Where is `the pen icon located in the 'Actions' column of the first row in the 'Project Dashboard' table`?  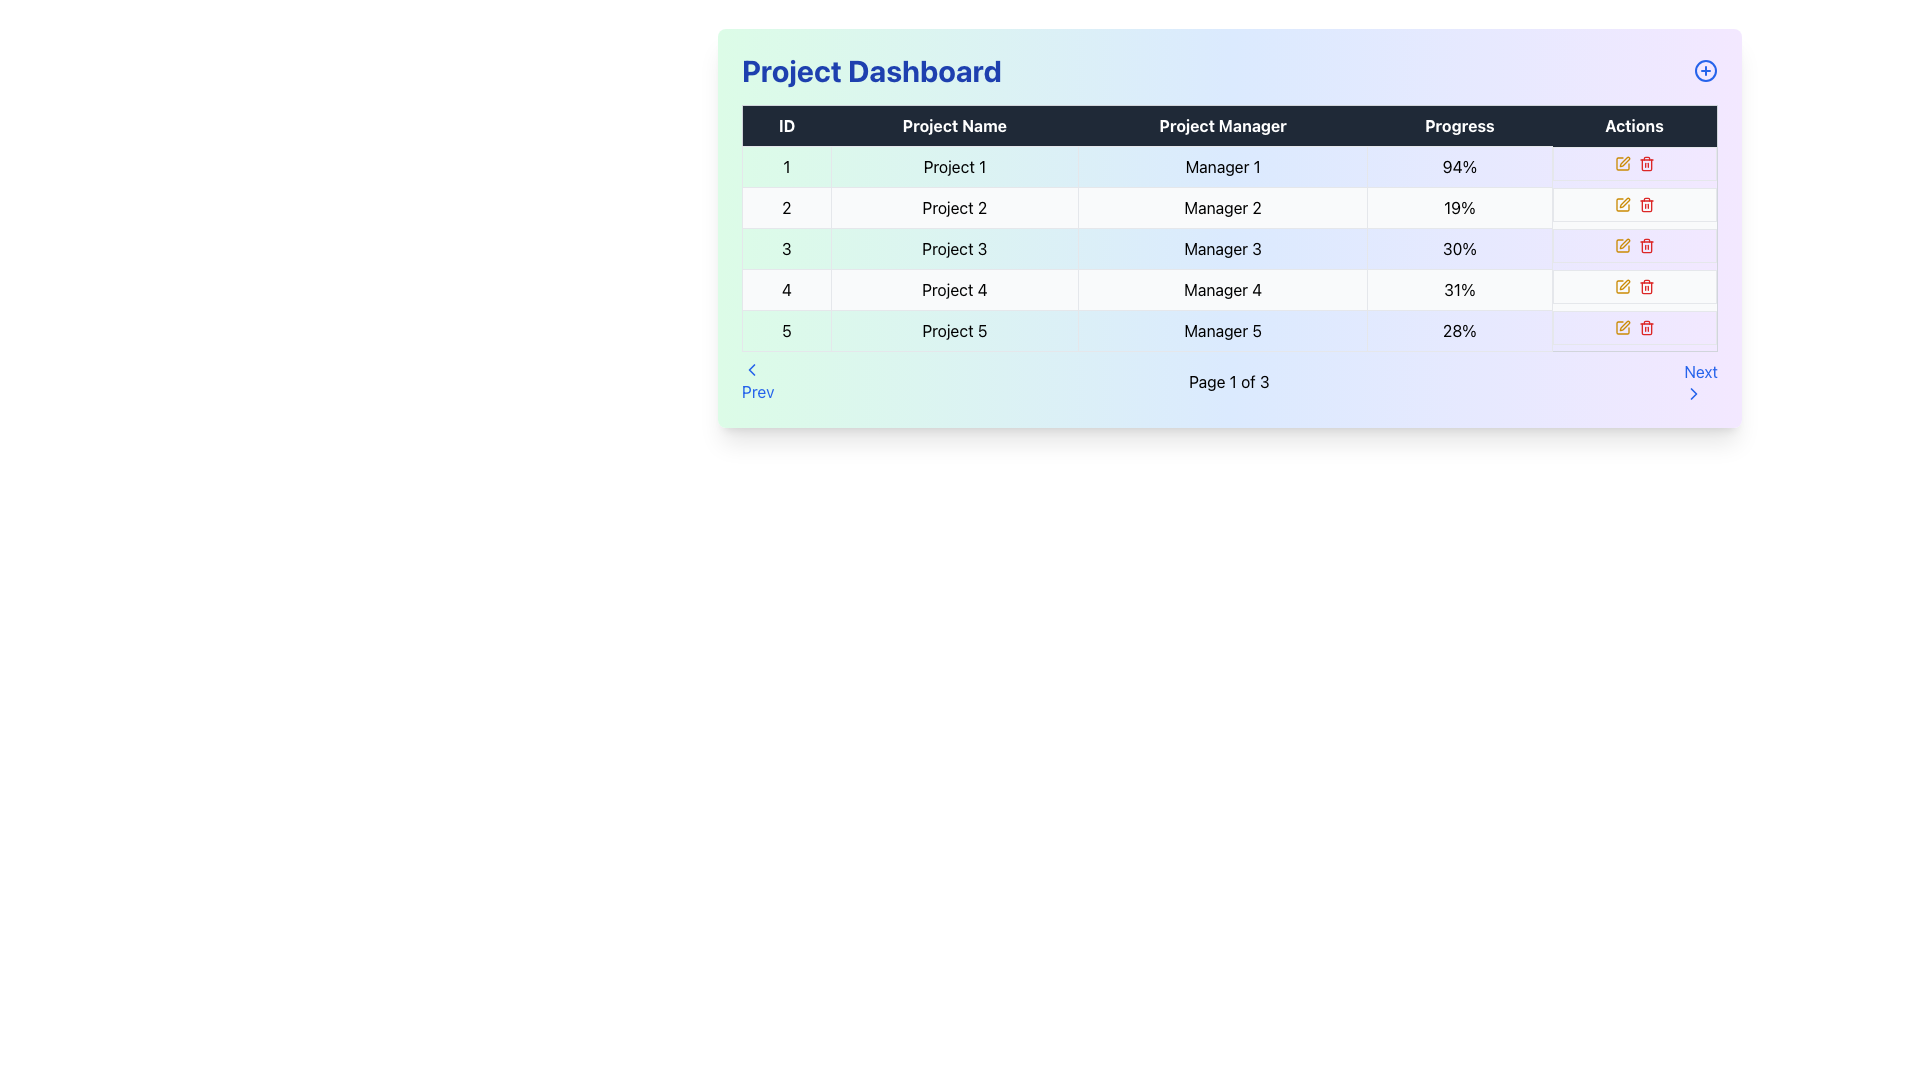
the pen icon located in the 'Actions' column of the first row in the 'Project Dashboard' table is located at coordinates (1624, 284).